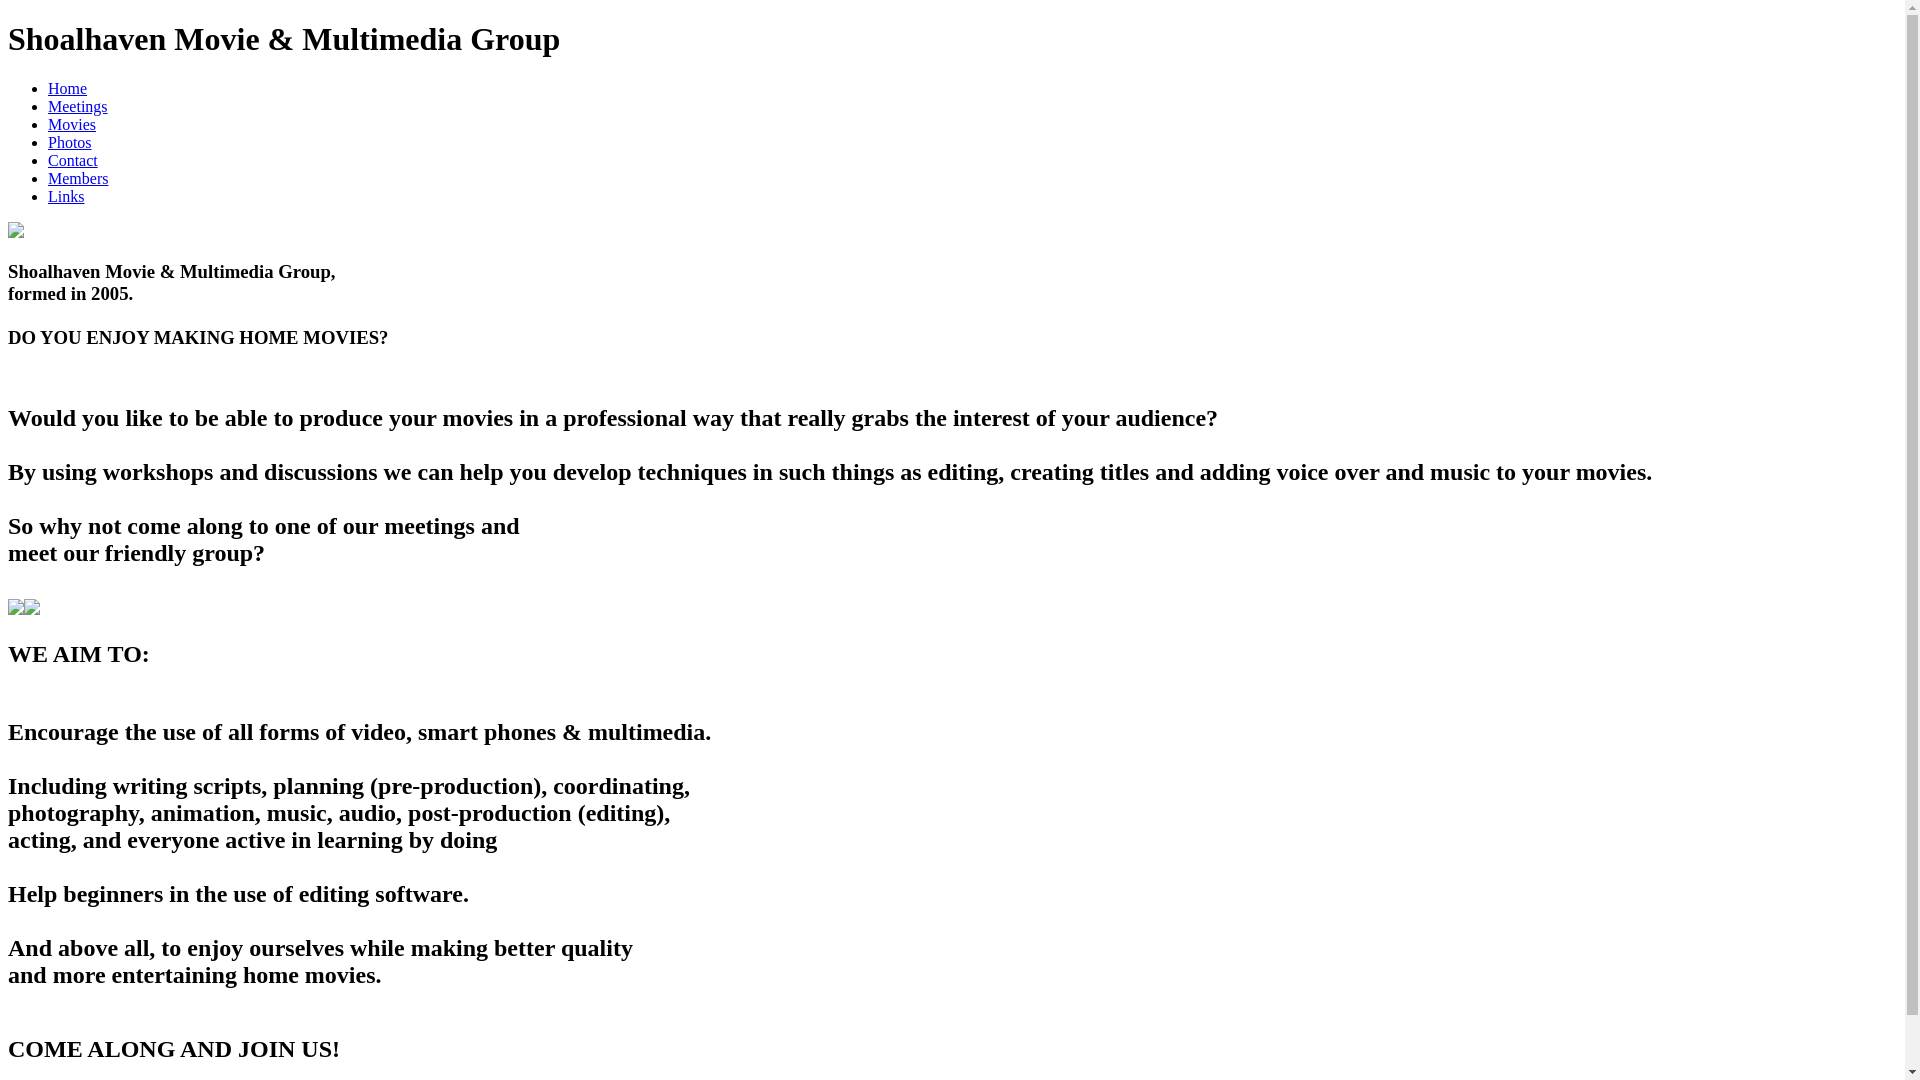 This screenshot has width=1920, height=1080. Describe the element at coordinates (48, 106) in the screenshot. I see `'Meetings'` at that location.